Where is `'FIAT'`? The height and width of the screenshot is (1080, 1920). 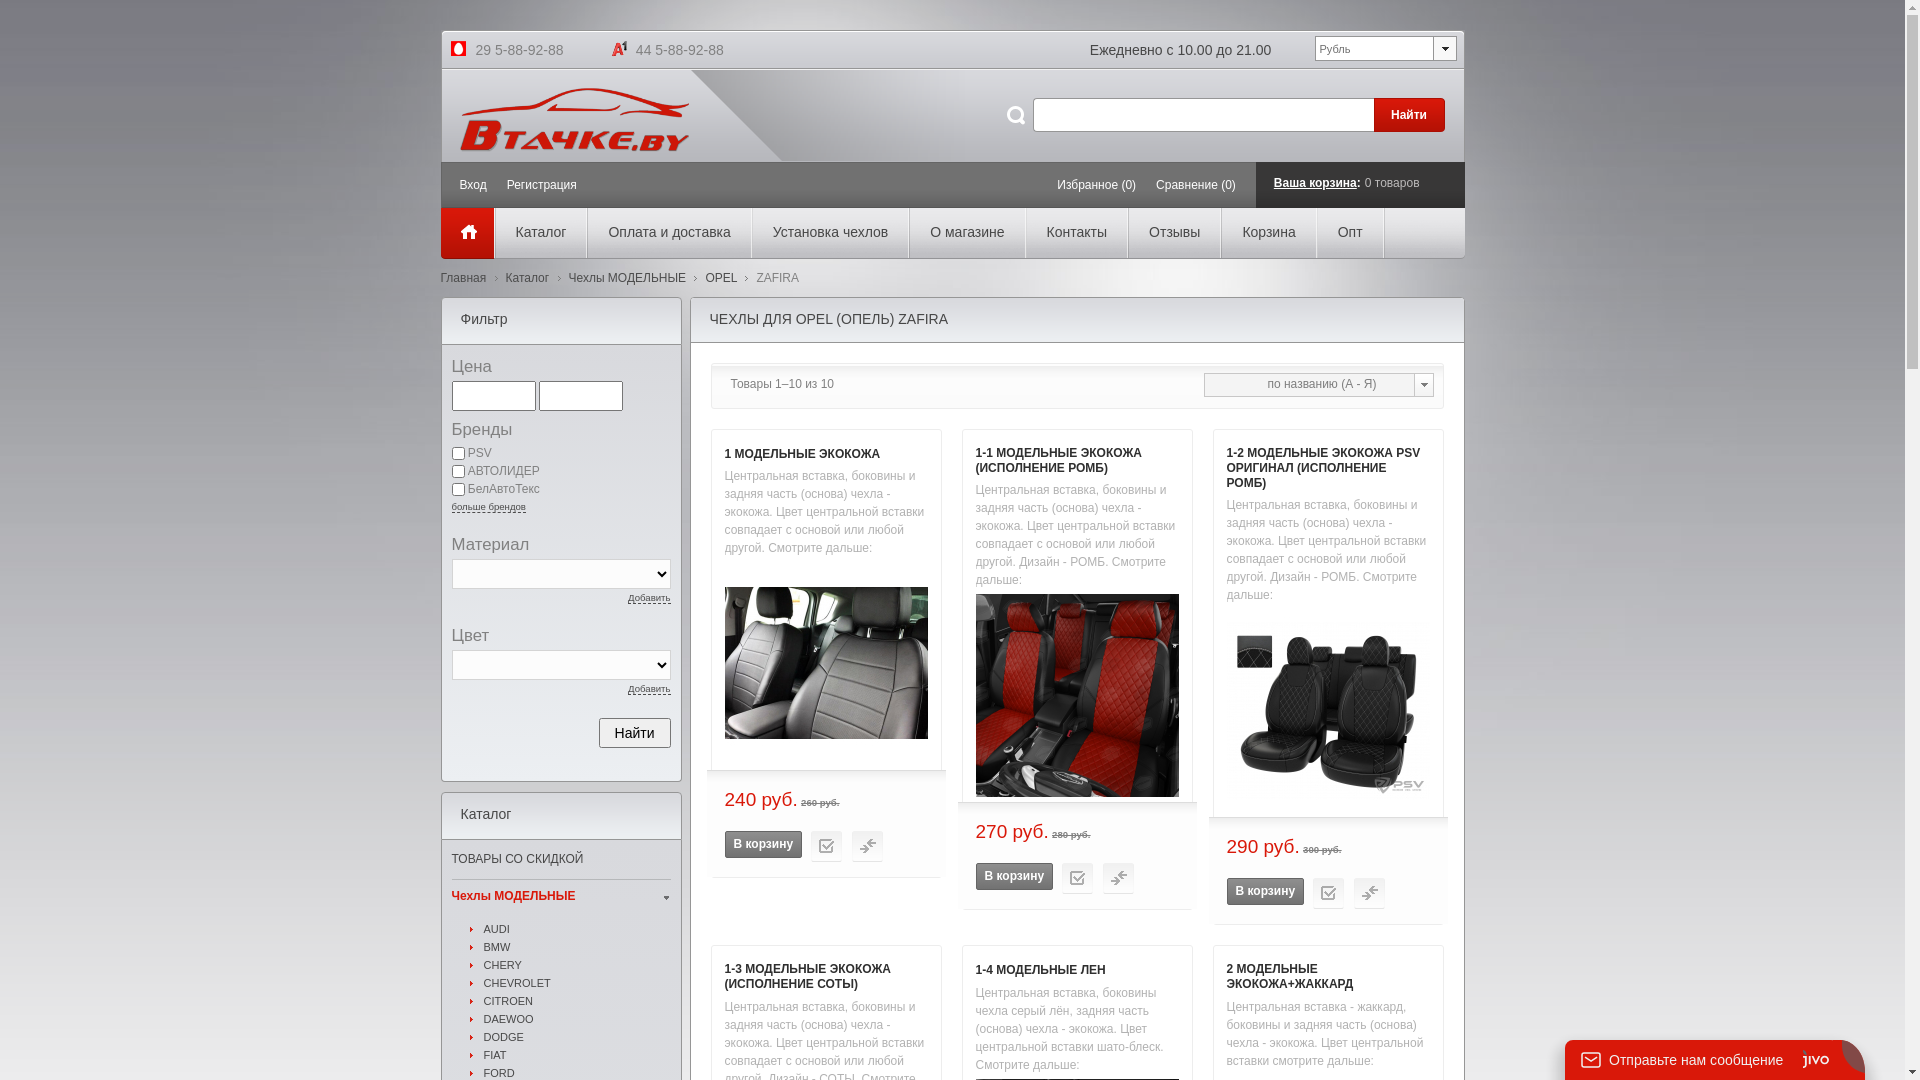
'FIAT' is located at coordinates (576, 1054).